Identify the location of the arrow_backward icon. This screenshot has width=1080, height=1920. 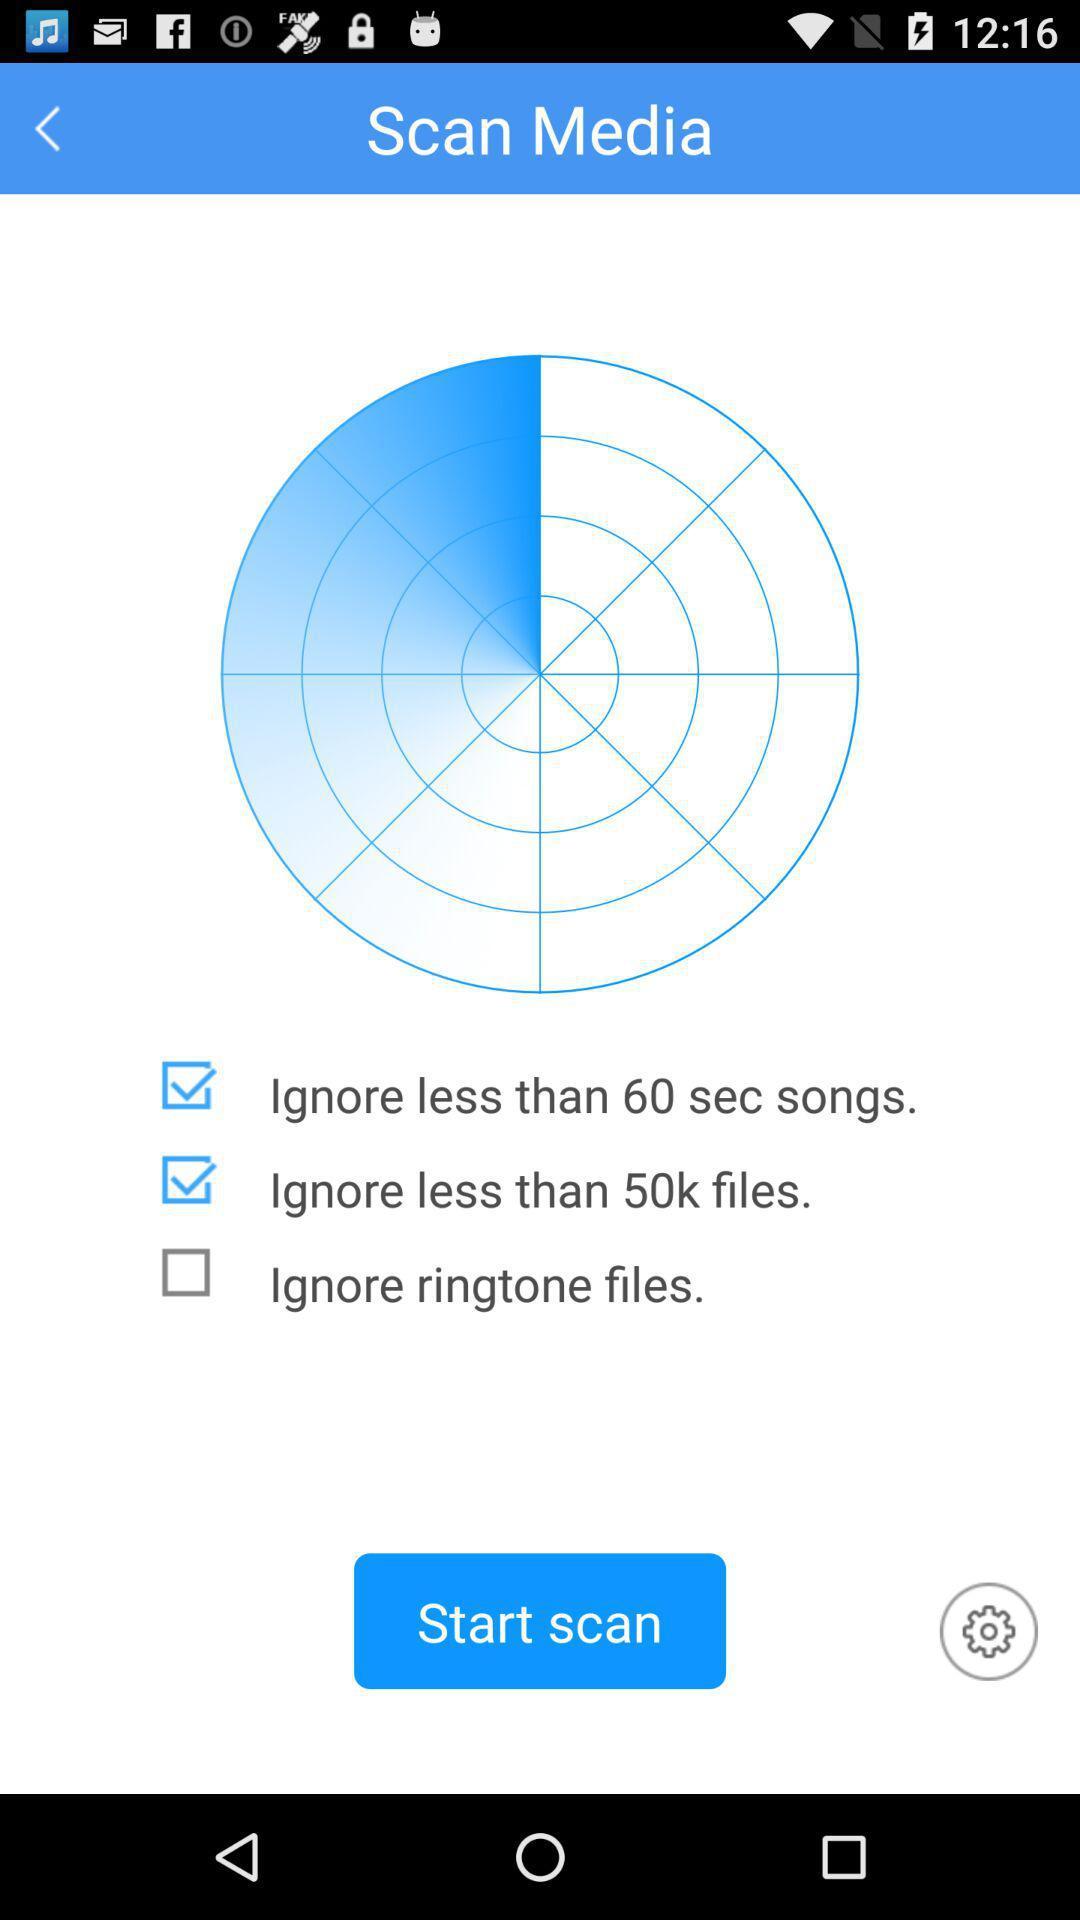
(46, 136).